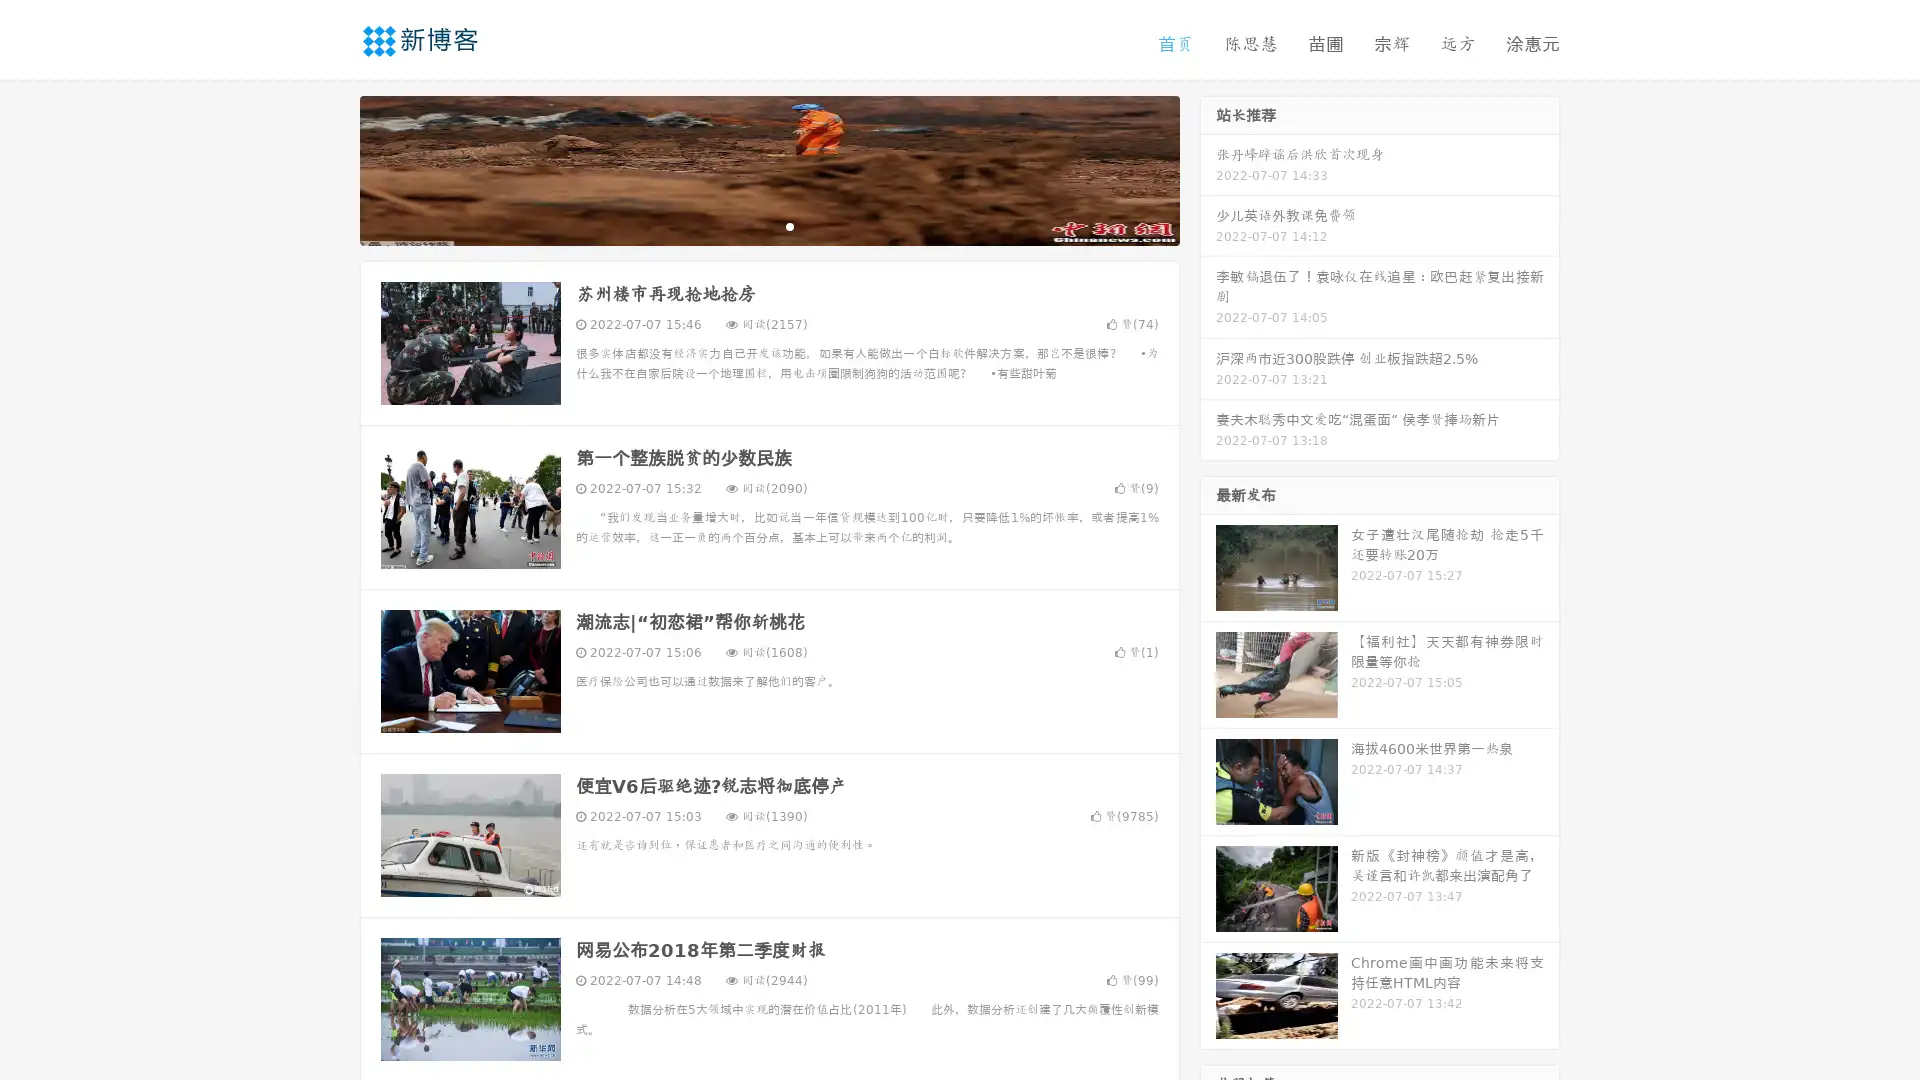 Image resolution: width=1920 pixels, height=1080 pixels. I want to click on Go to slide 1, so click(748, 225).